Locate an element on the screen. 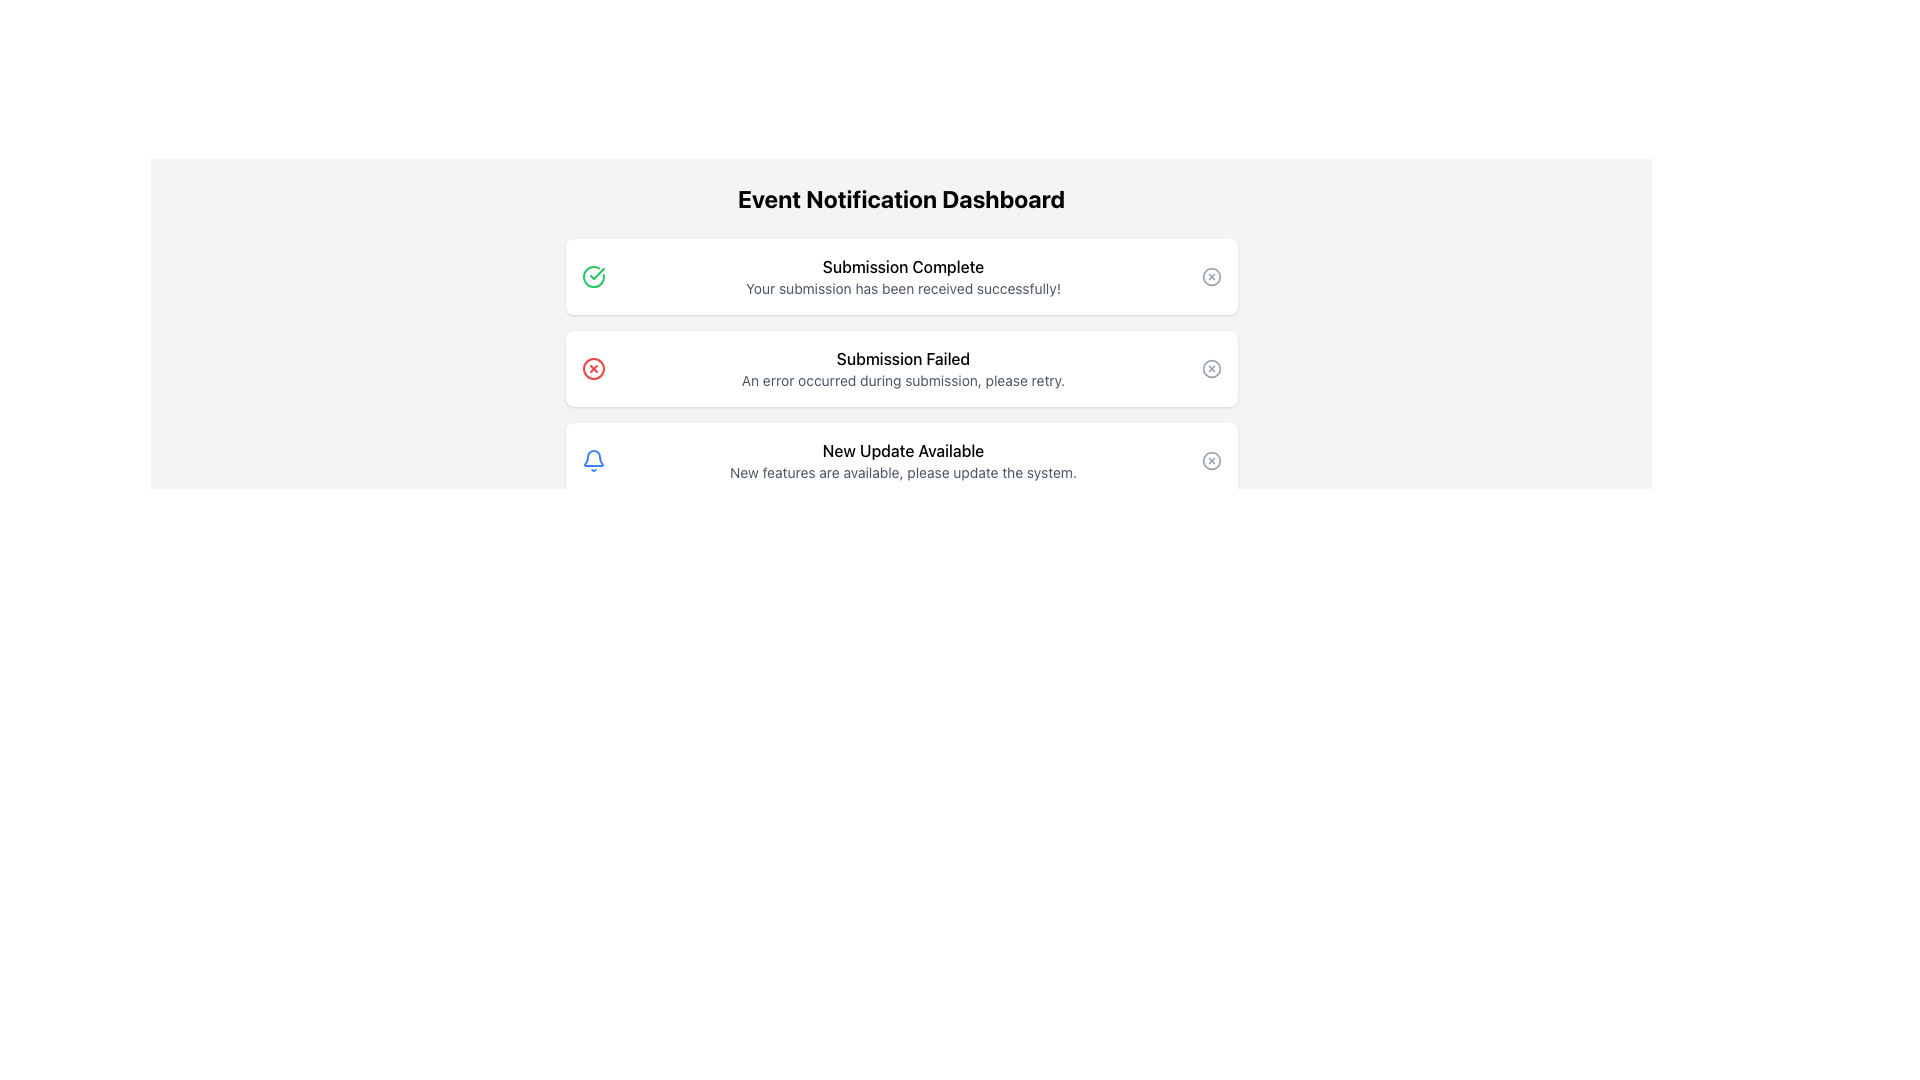 The width and height of the screenshot is (1920, 1080). the red error icon located in the left section of the notification panel, which indicates 'Submission Failed' is located at coordinates (592, 369).